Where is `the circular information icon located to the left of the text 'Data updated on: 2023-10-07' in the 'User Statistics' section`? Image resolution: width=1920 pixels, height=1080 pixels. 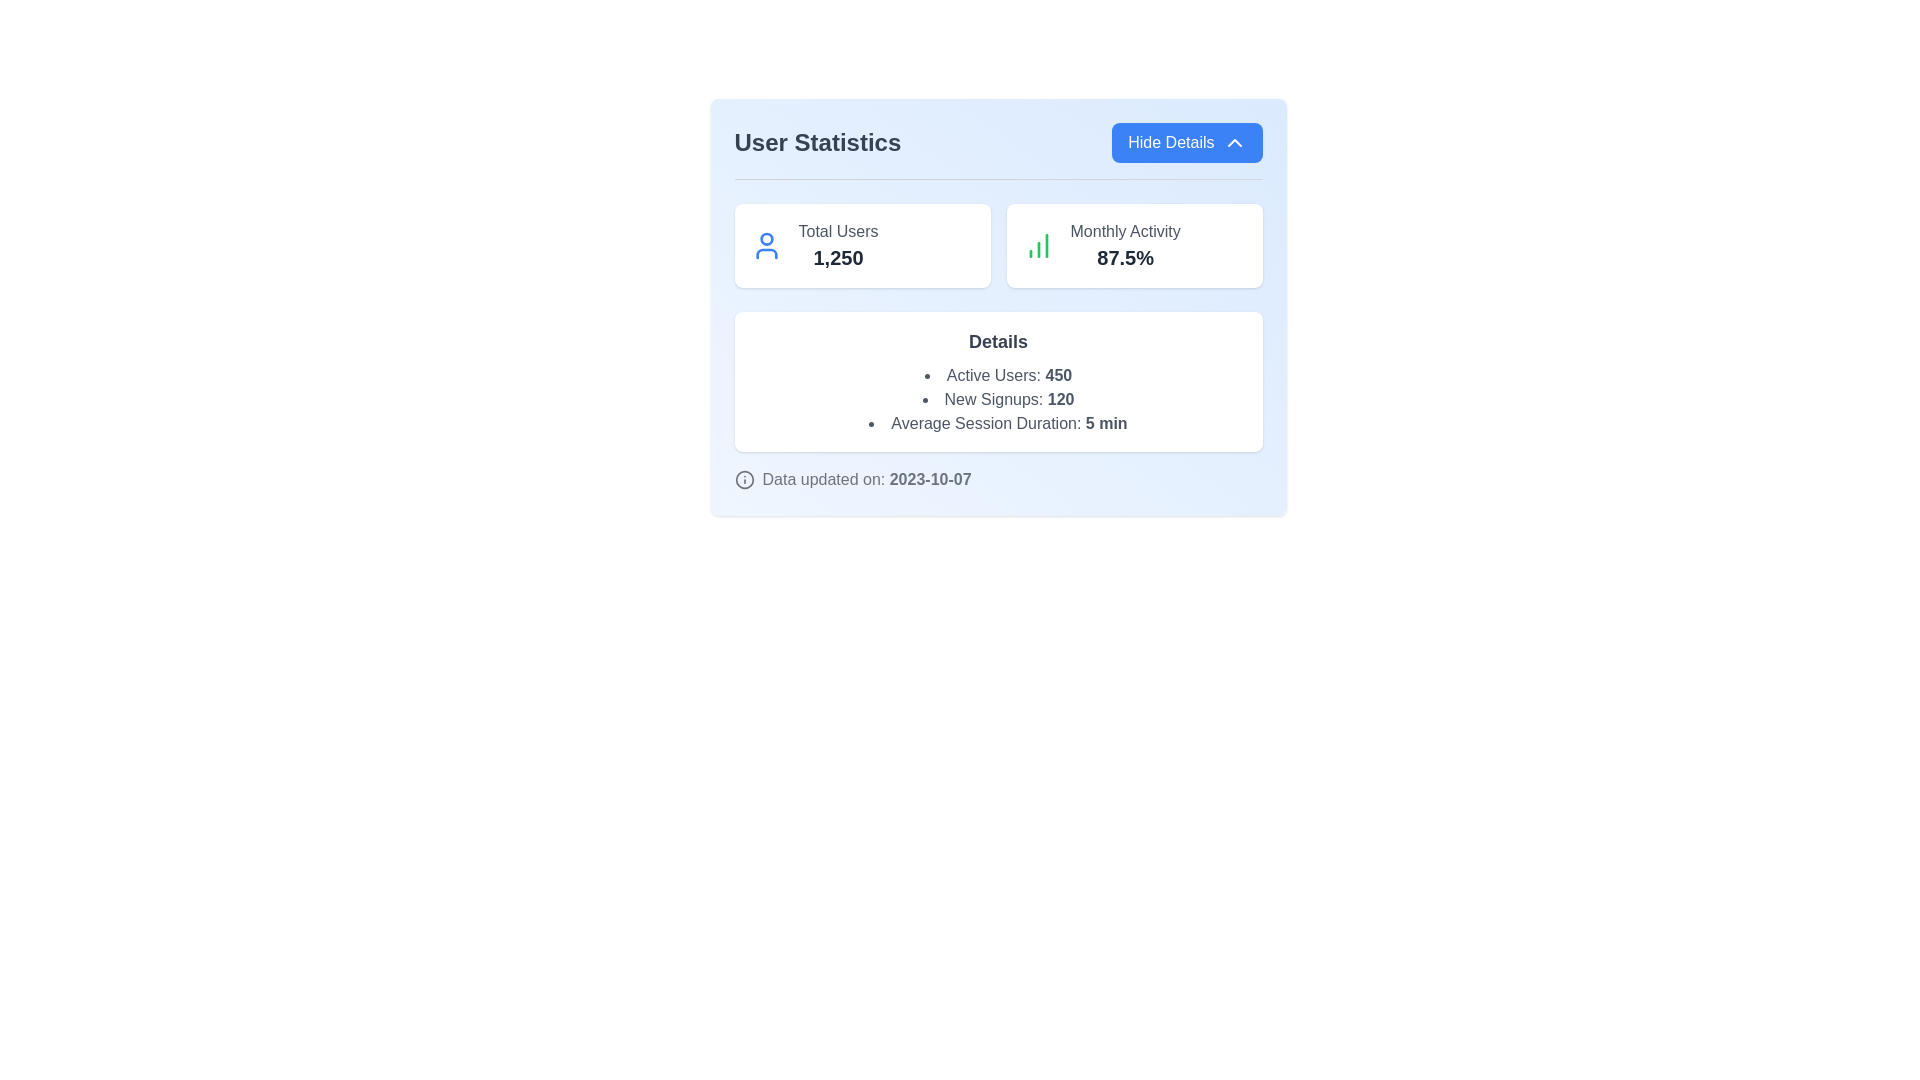 the circular information icon located to the left of the text 'Data updated on: 2023-10-07' in the 'User Statistics' section is located at coordinates (743, 479).